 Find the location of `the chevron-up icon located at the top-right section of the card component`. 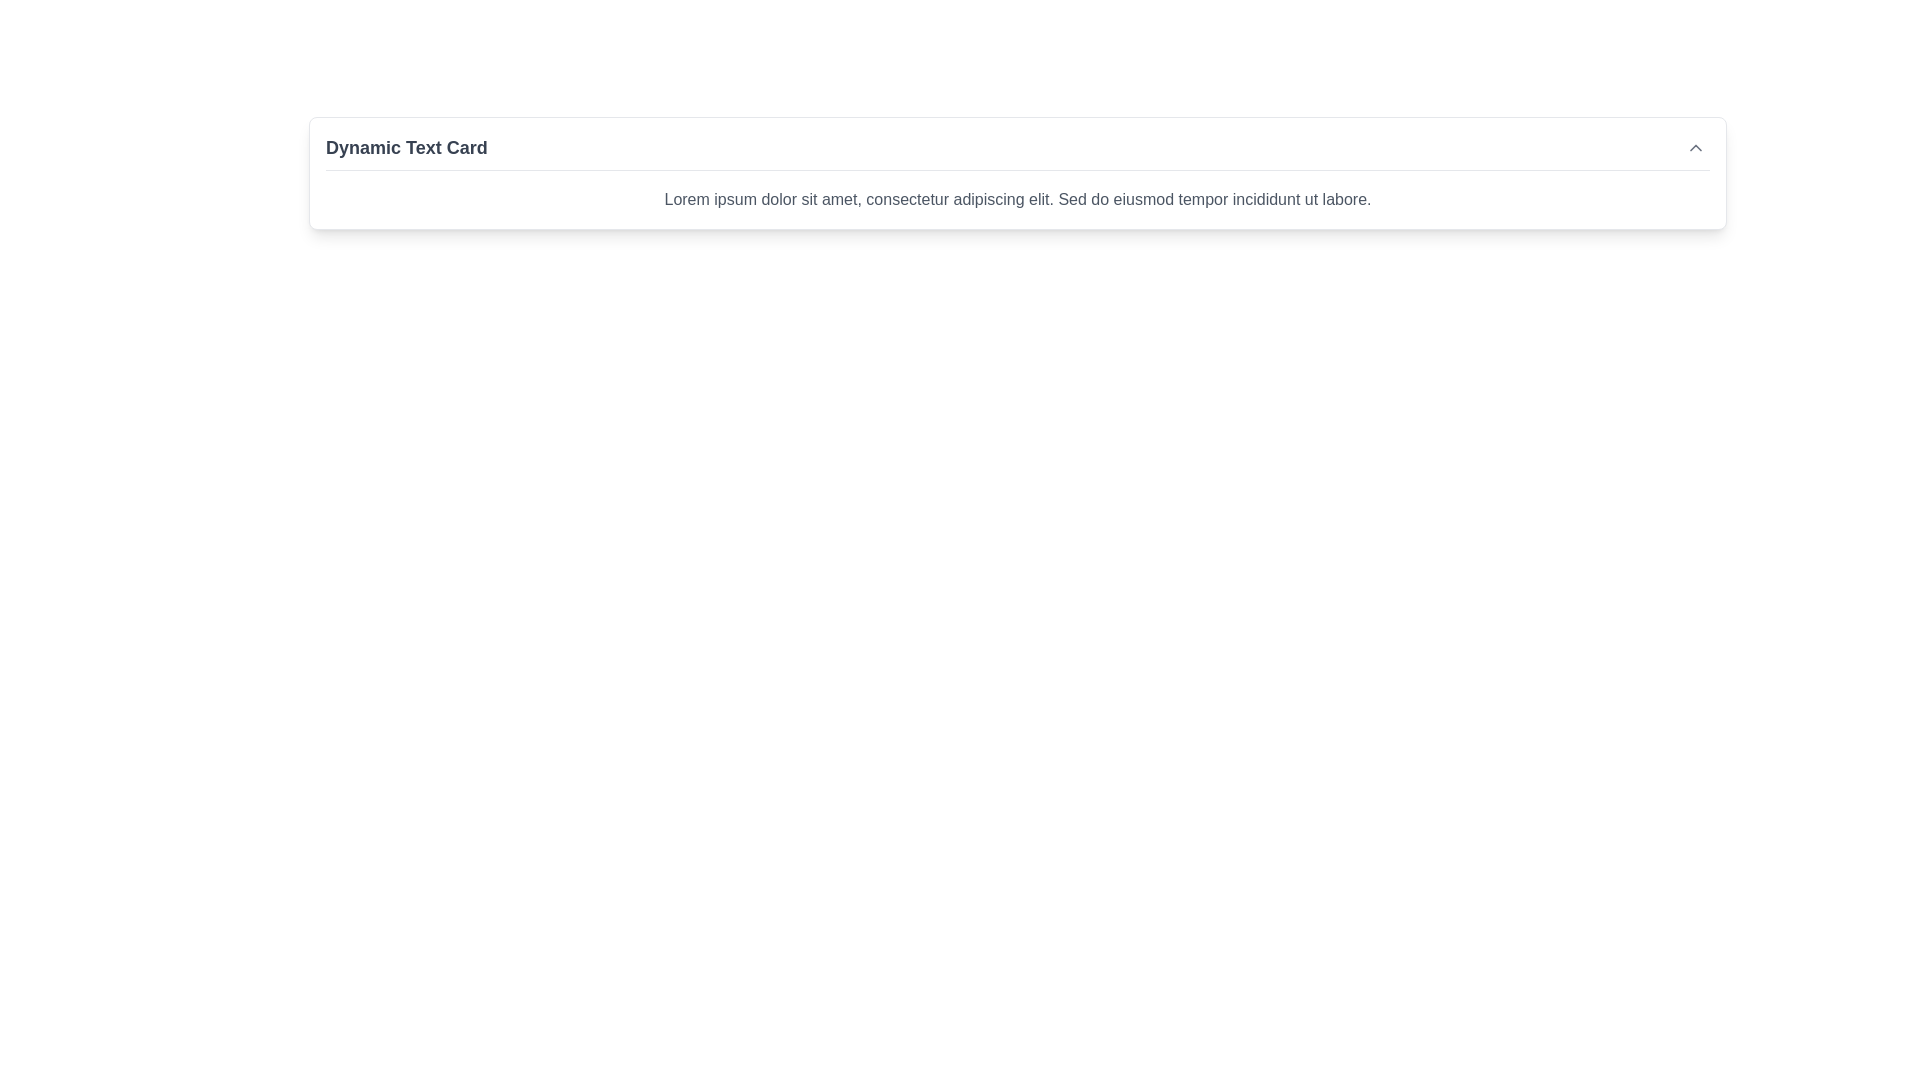

the chevron-up icon located at the top-right section of the card component is located at coordinates (1694, 146).